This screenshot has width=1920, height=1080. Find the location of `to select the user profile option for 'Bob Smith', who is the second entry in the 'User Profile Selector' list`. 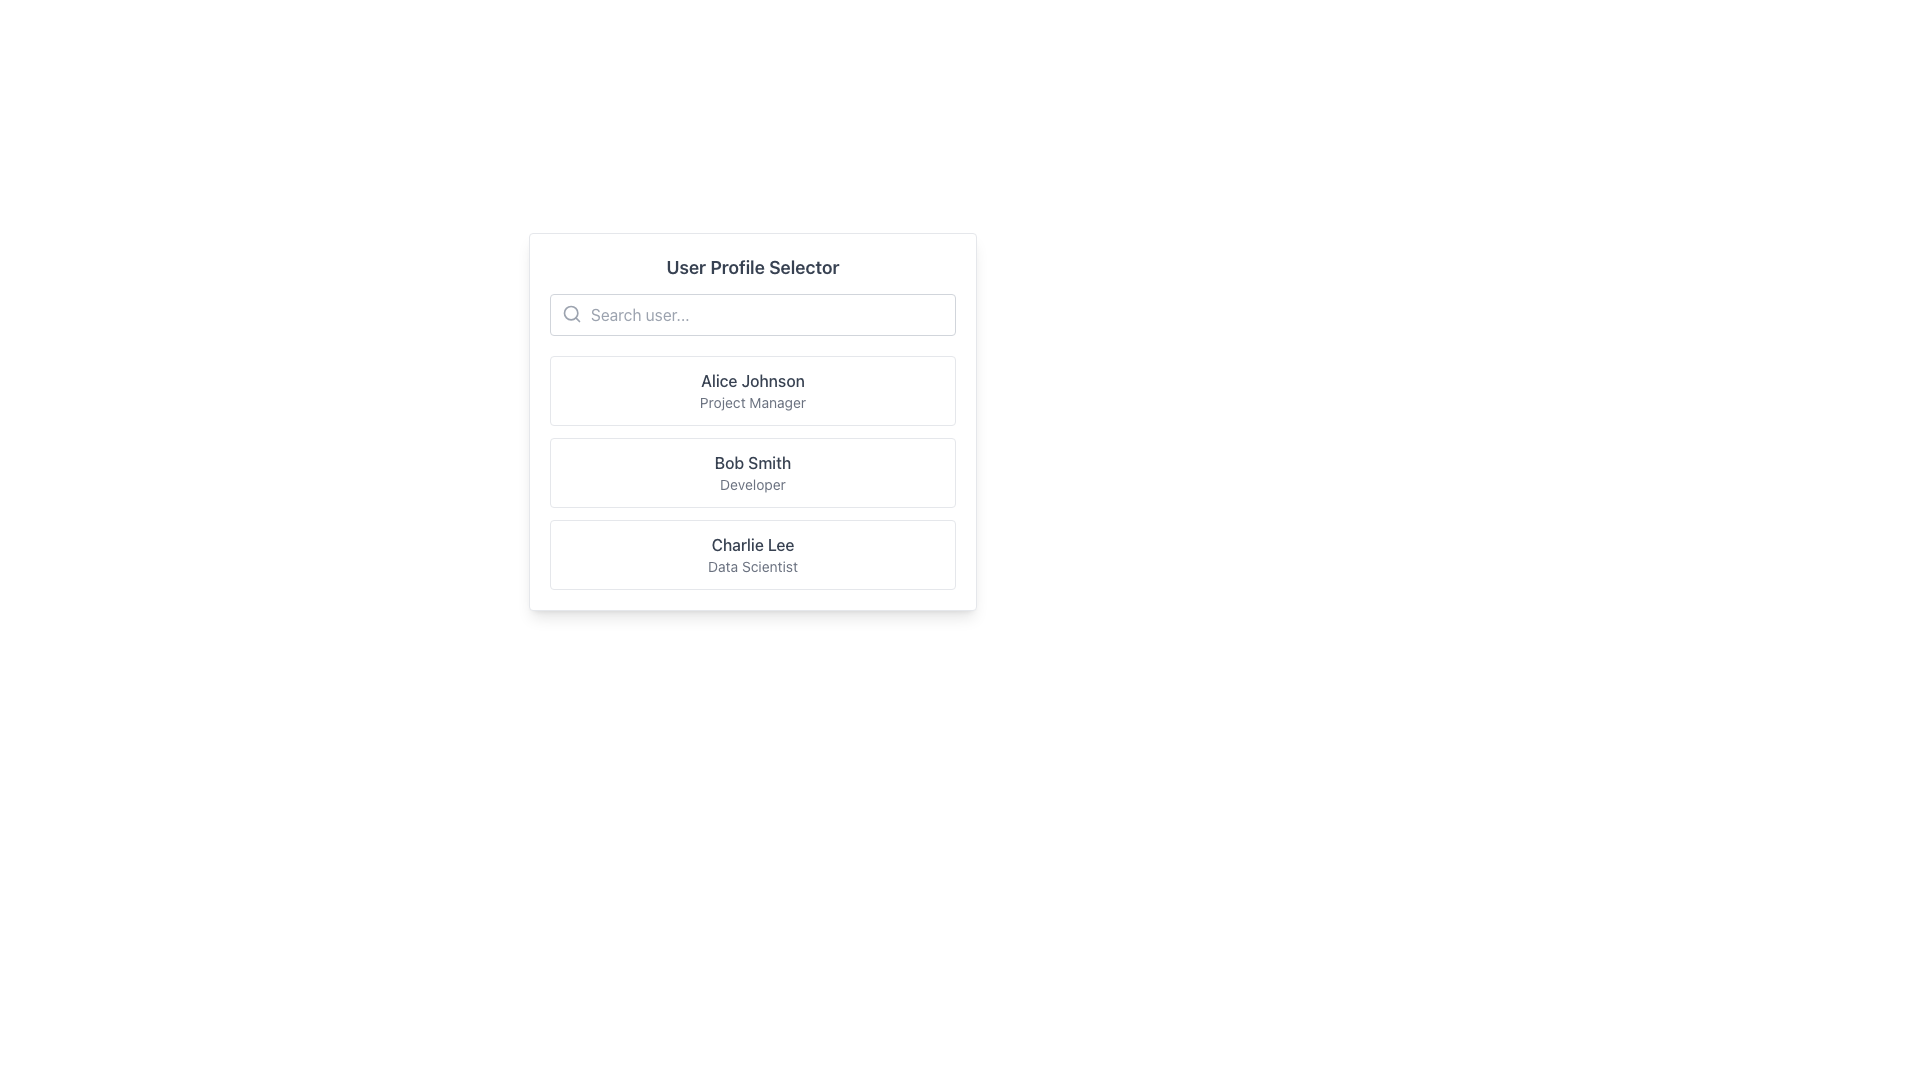

to select the user profile option for 'Bob Smith', who is the second entry in the 'User Profile Selector' list is located at coordinates (752, 473).